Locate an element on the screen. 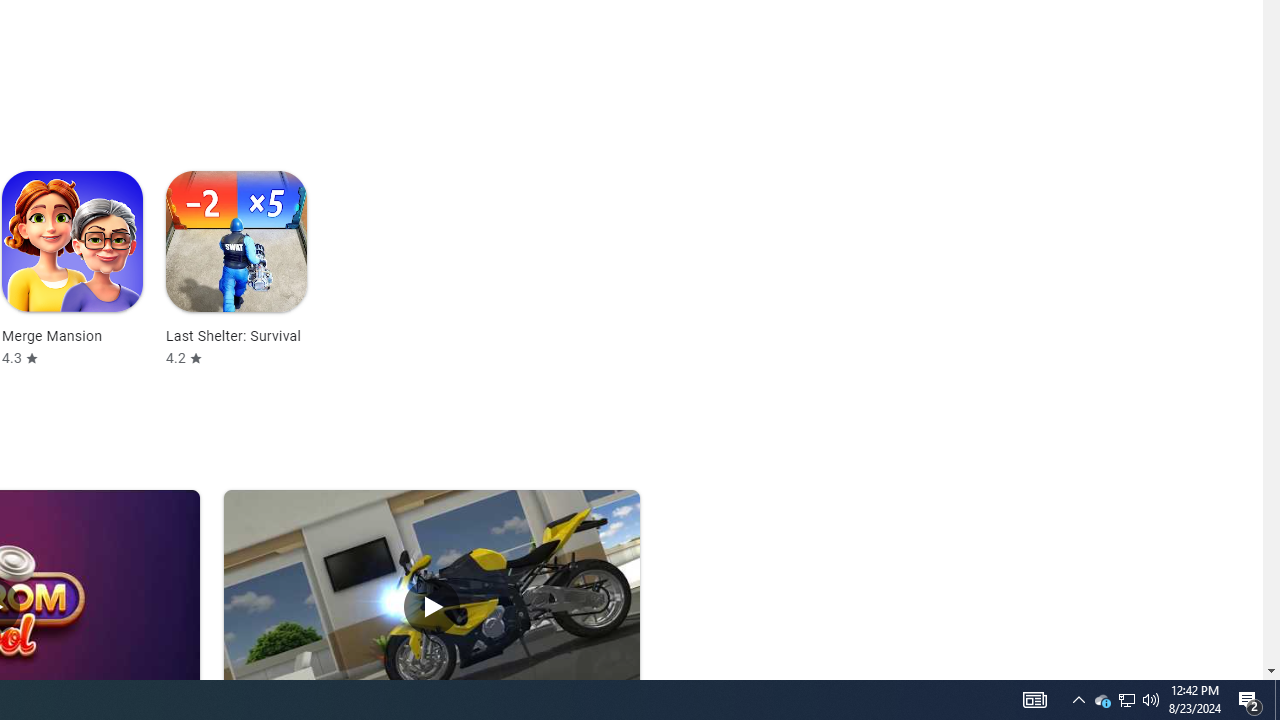 The image size is (1280, 720). 'Play Traffic Rider' is located at coordinates (431, 606).